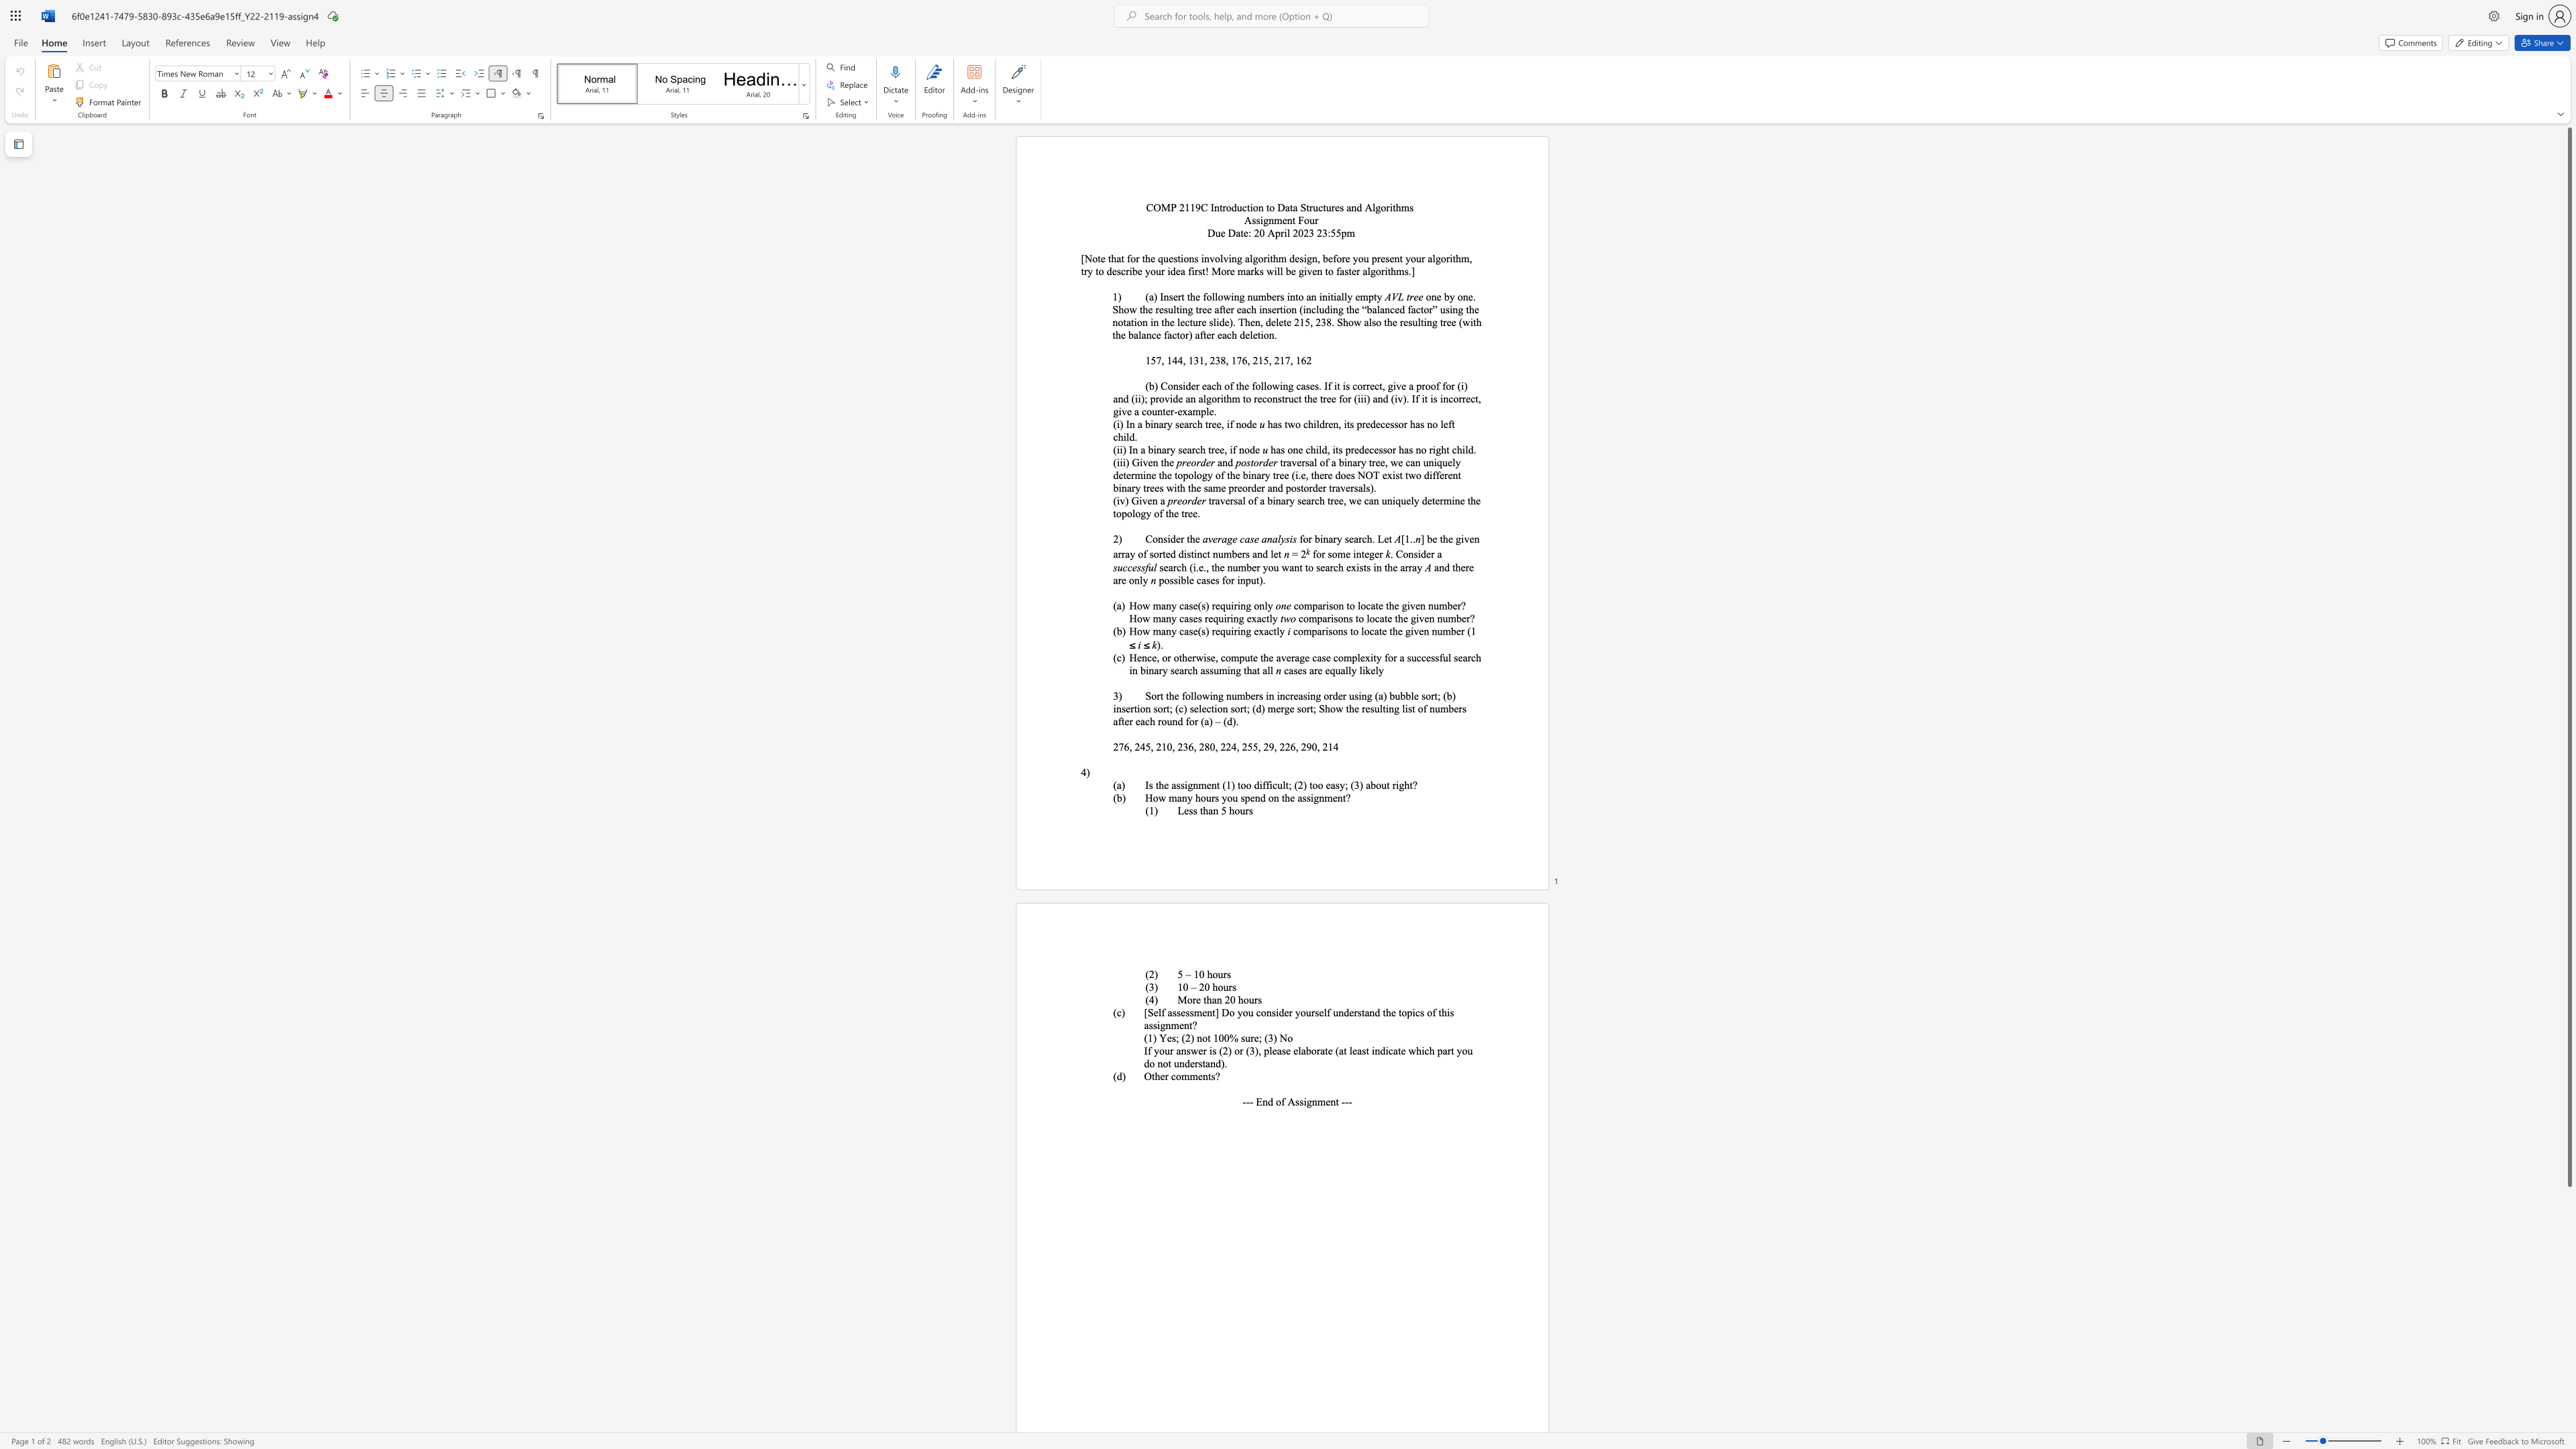  What do you see at coordinates (1188, 423) in the screenshot?
I see `the subset text "rch tree, if node" within the text "(i) In a binary search tree, if node"` at bounding box center [1188, 423].